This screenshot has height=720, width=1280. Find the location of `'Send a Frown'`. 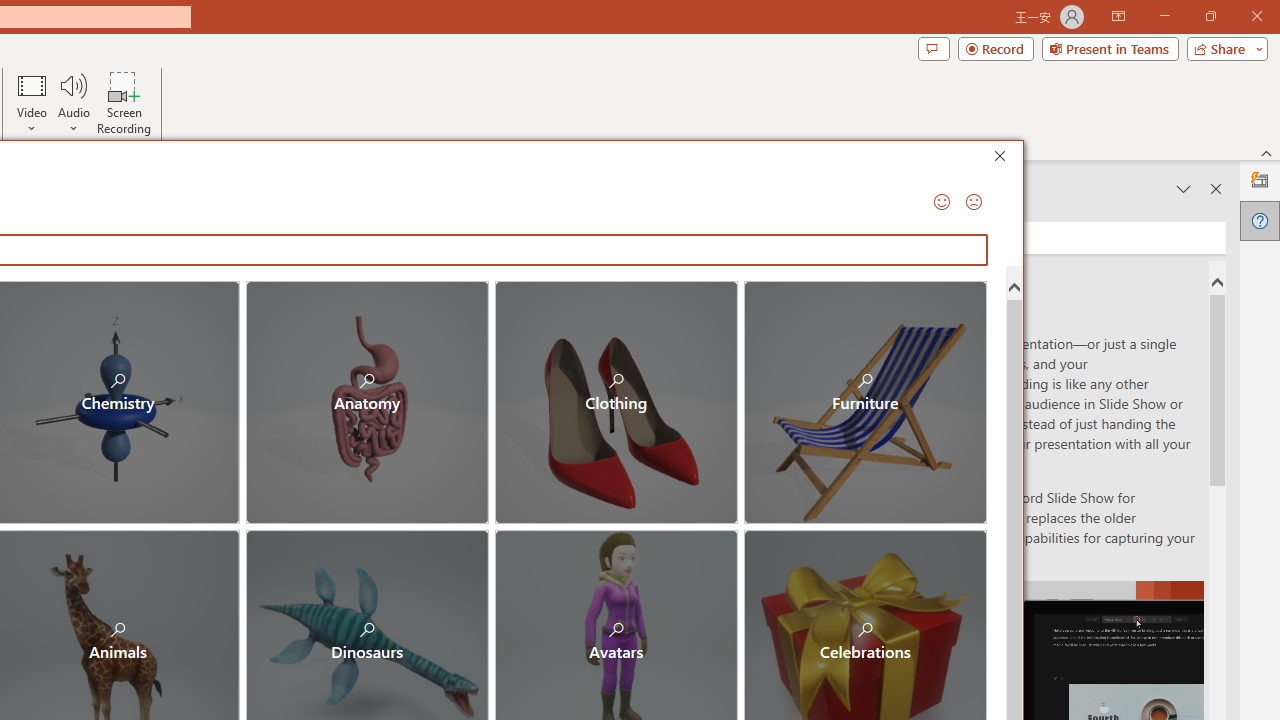

'Send a Frown' is located at coordinates (972, 201).